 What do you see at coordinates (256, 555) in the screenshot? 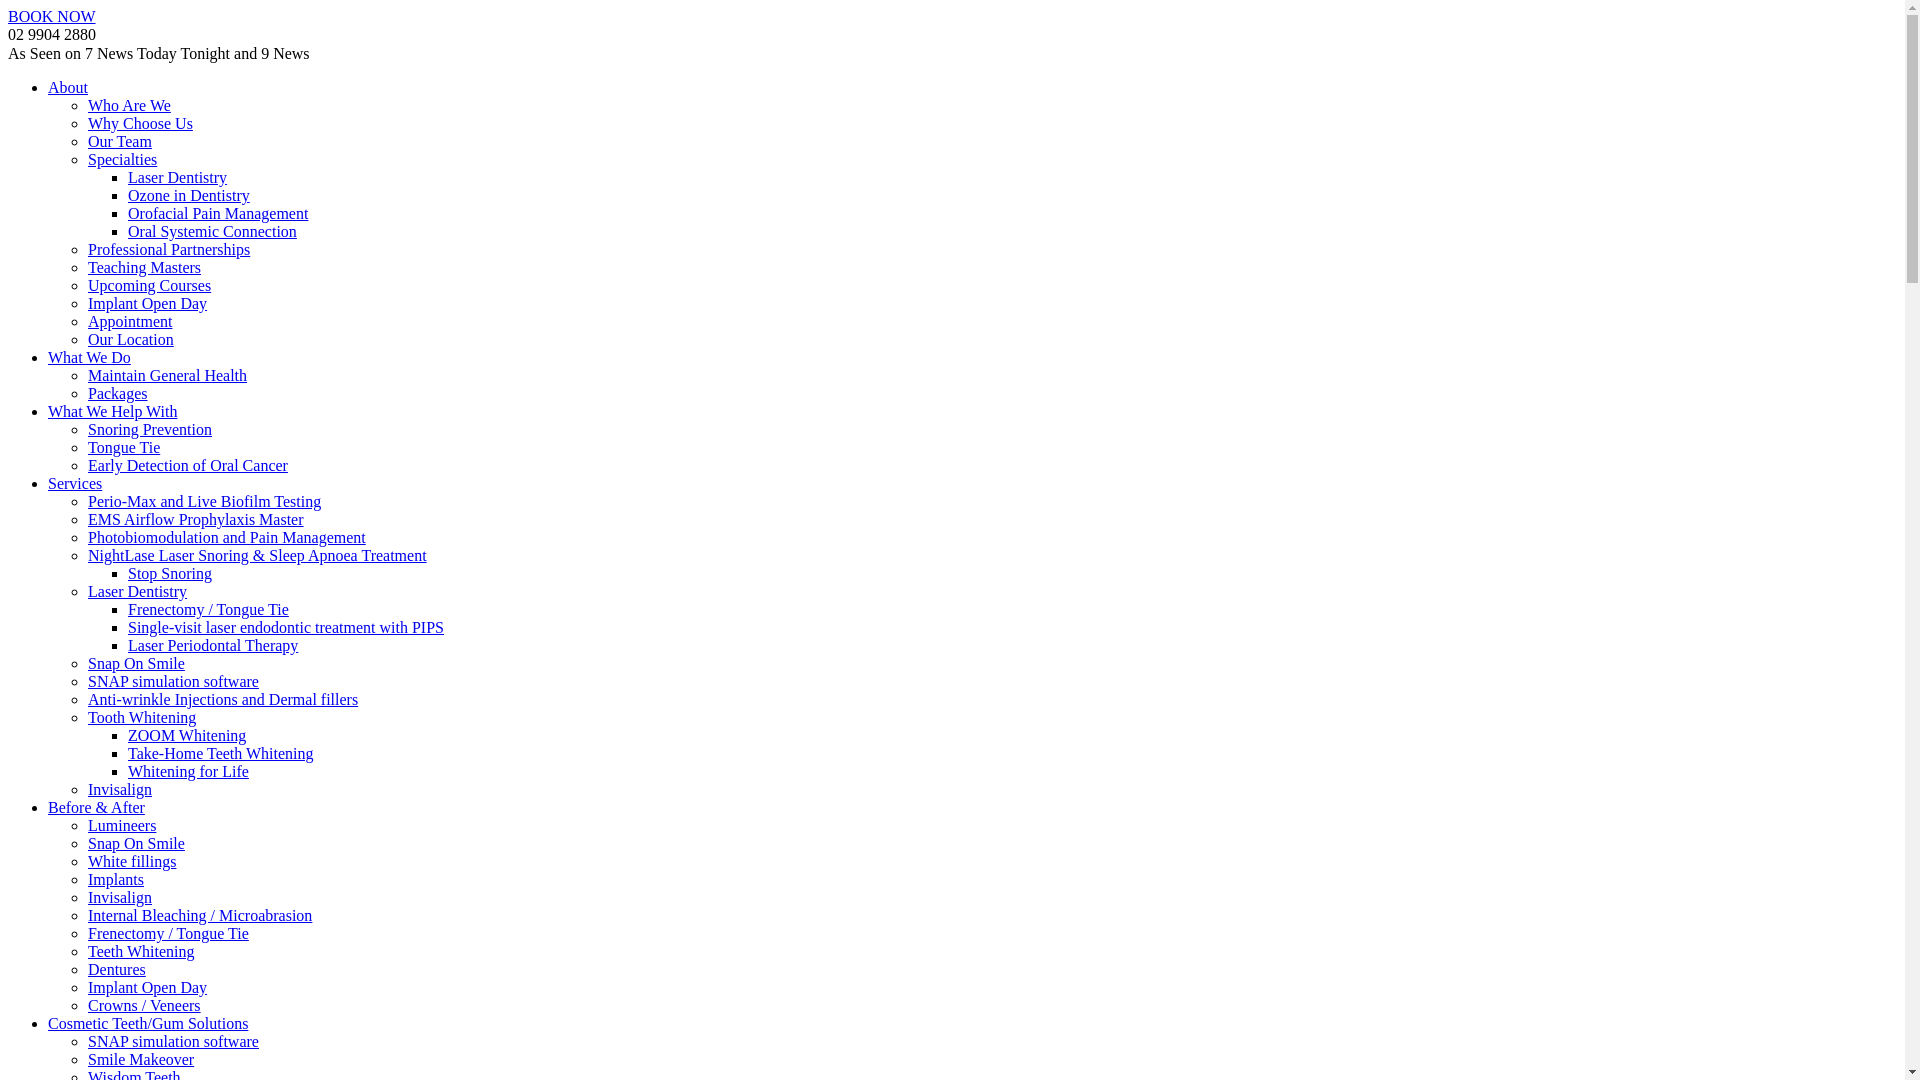
I see `'NightLase Laser Snoring & Sleep Apnoea Treatment'` at bounding box center [256, 555].